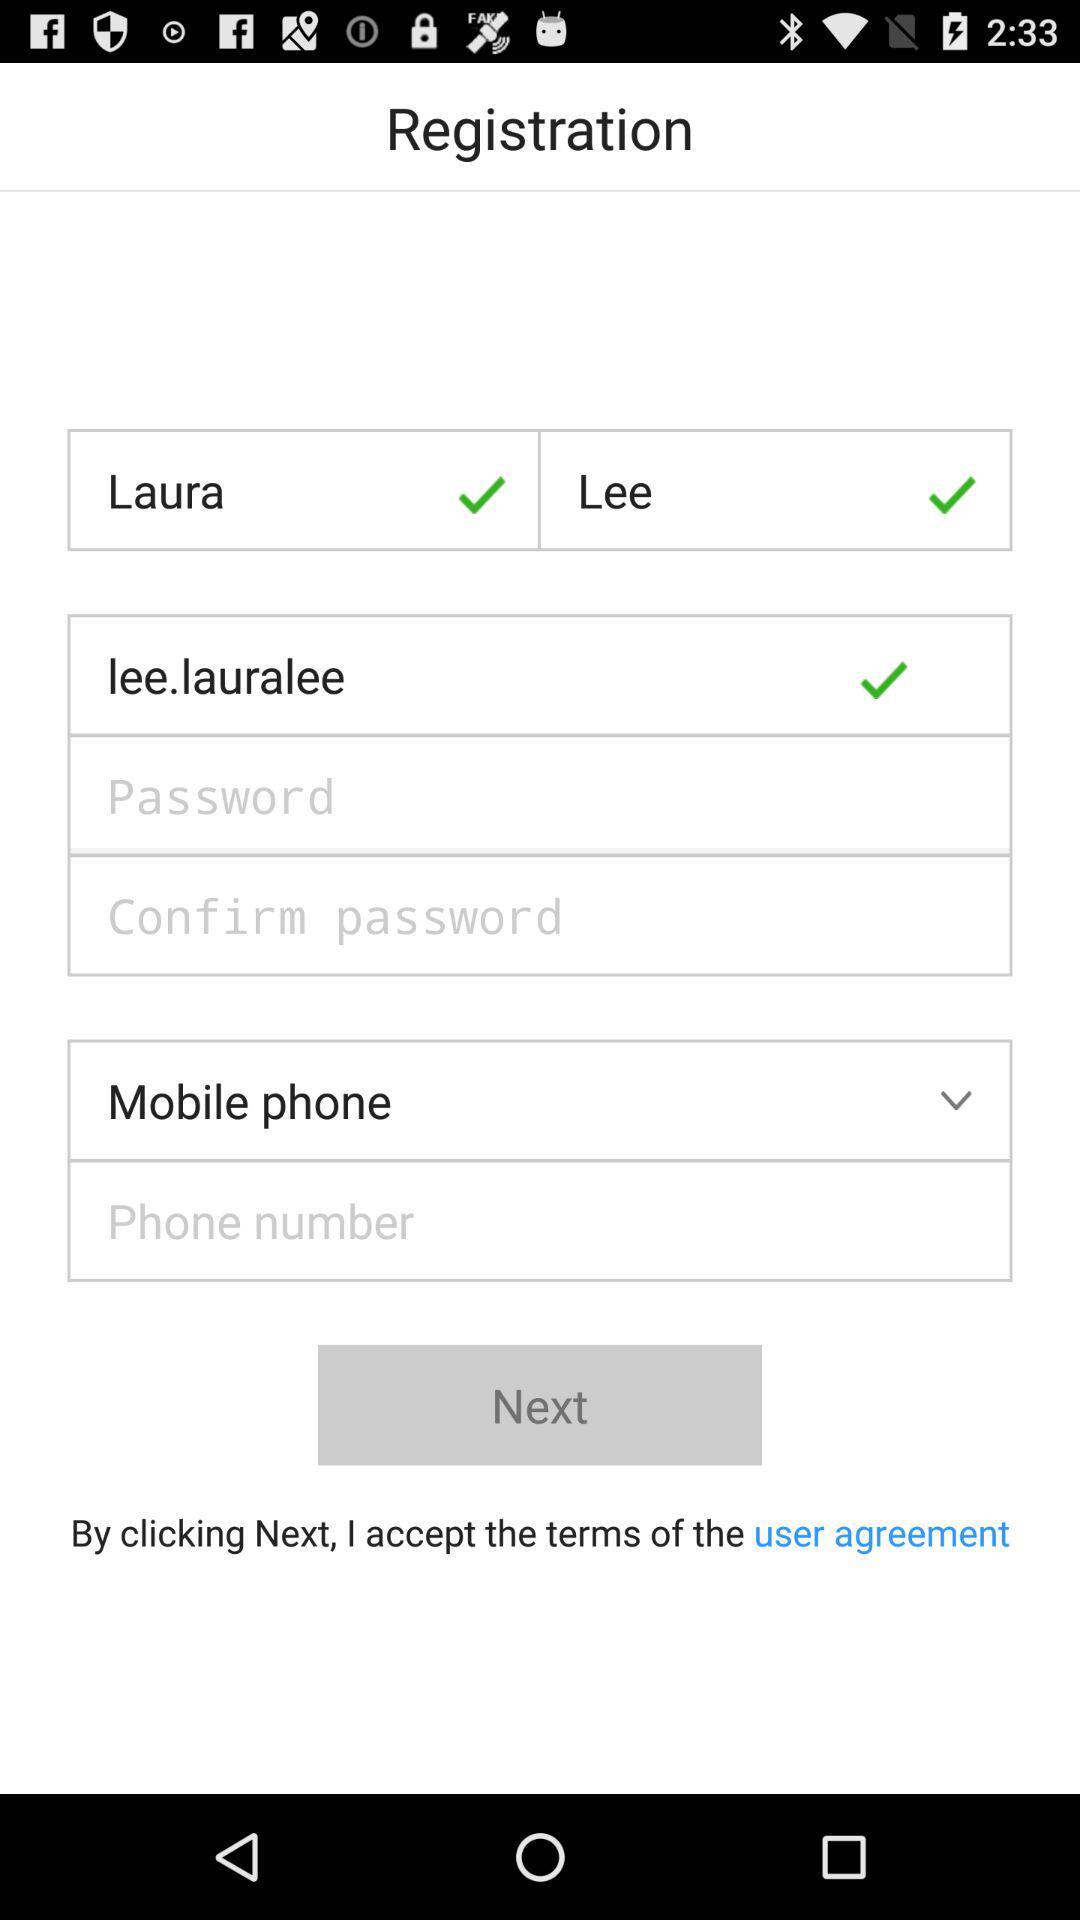 The image size is (1080, 1920). Describe the element at coordinates (304, 490) in the screenshot. I see `the icon below the registration app` at that location.